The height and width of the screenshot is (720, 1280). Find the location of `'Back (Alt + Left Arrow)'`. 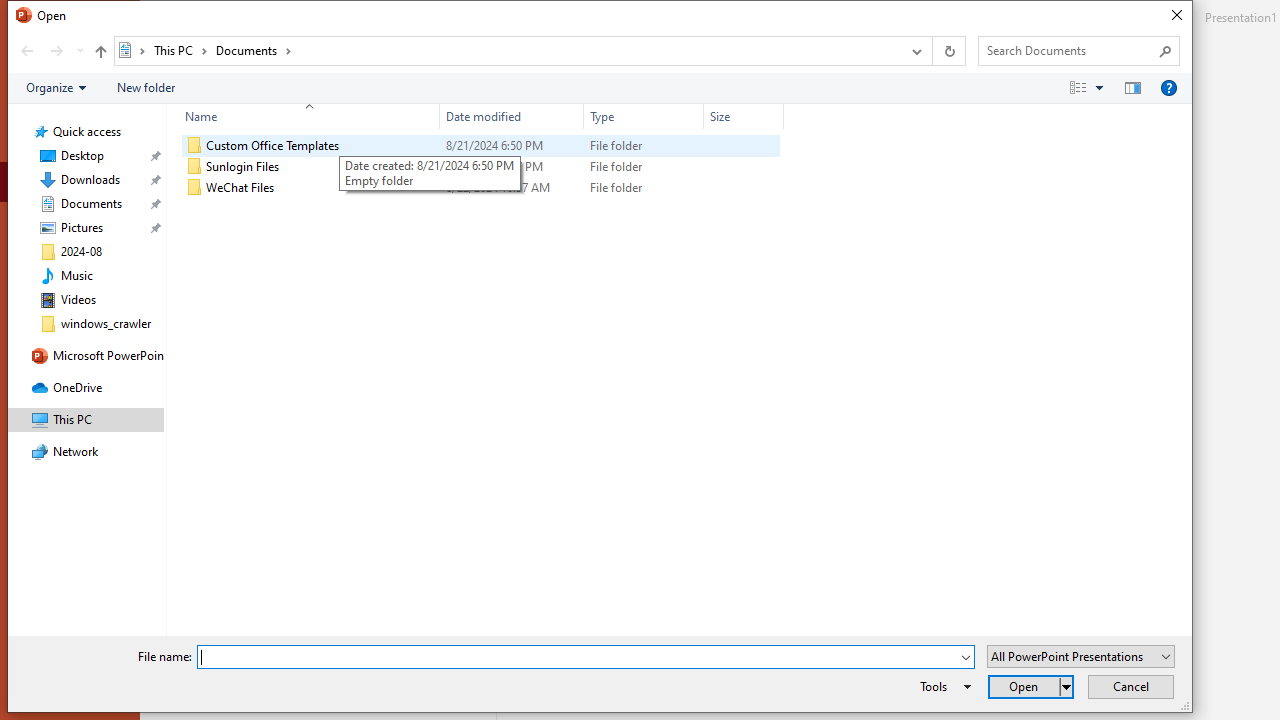

'Back (Alt + Left Arrow)' is located at coordinates (26, 50).